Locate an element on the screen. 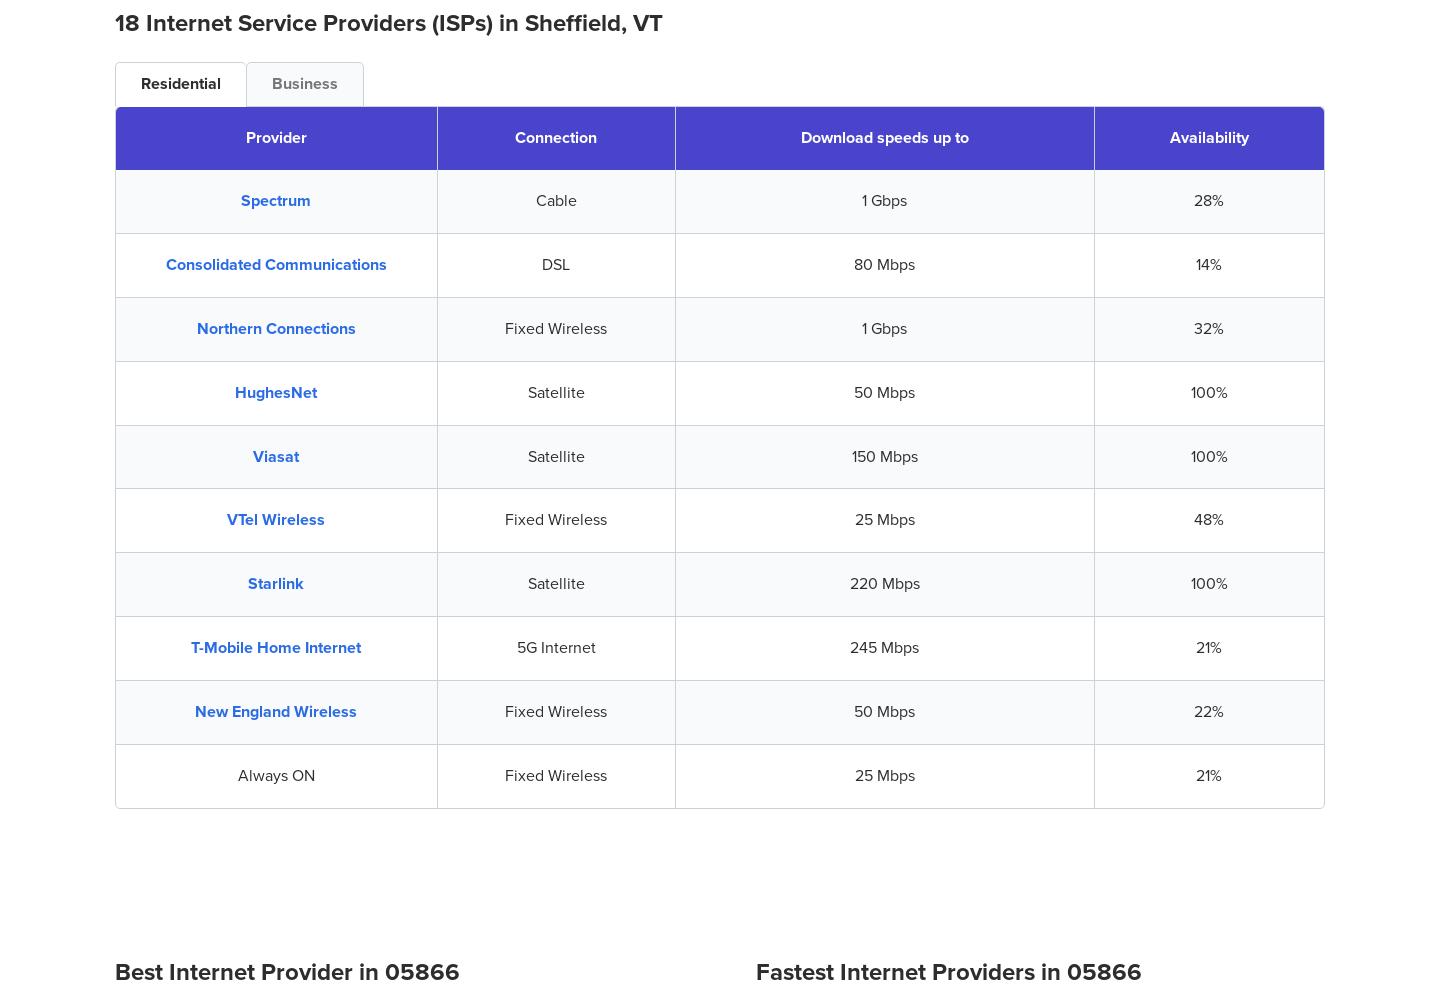 The height and width of the screenshot is (995, 1440). 'Starlink' is located at coordinates (275, 582).